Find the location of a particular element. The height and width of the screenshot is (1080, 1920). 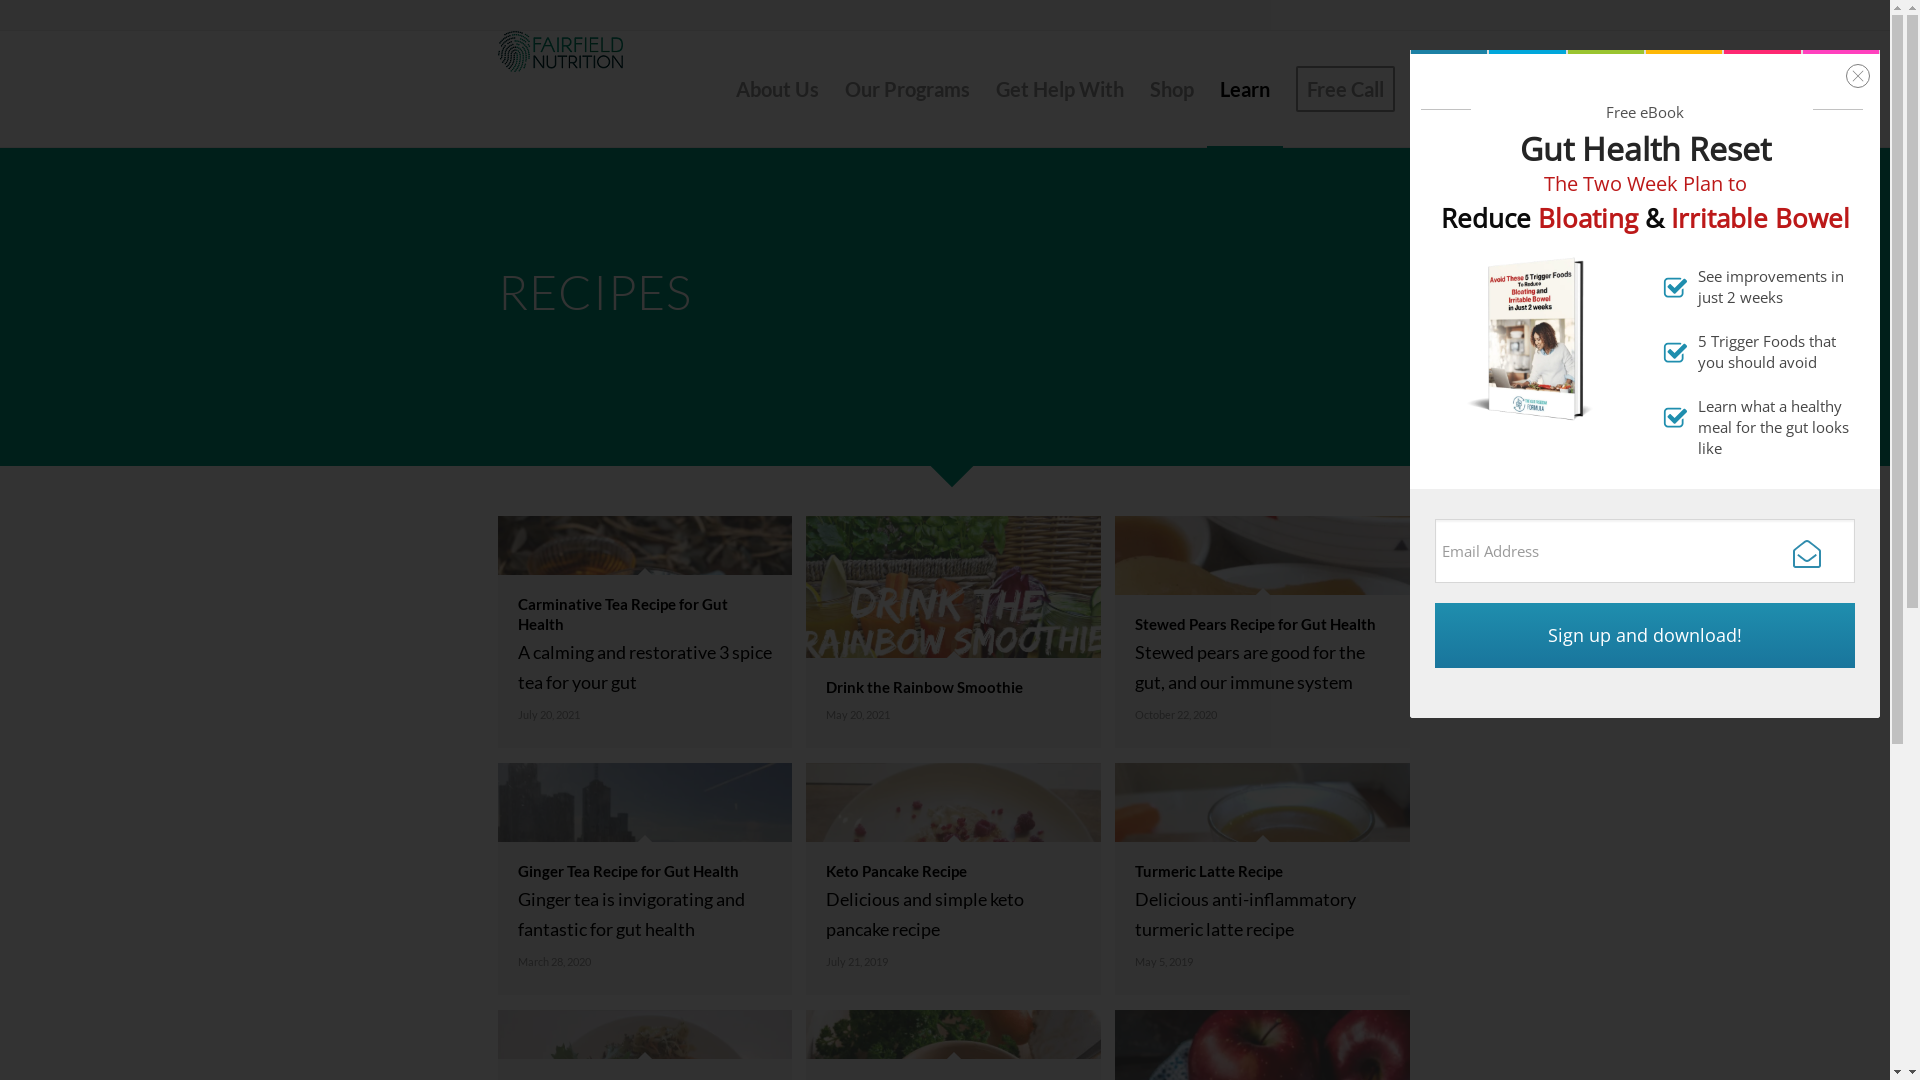

'avoid these foods book cover' is located at coordinates (1532, 337).